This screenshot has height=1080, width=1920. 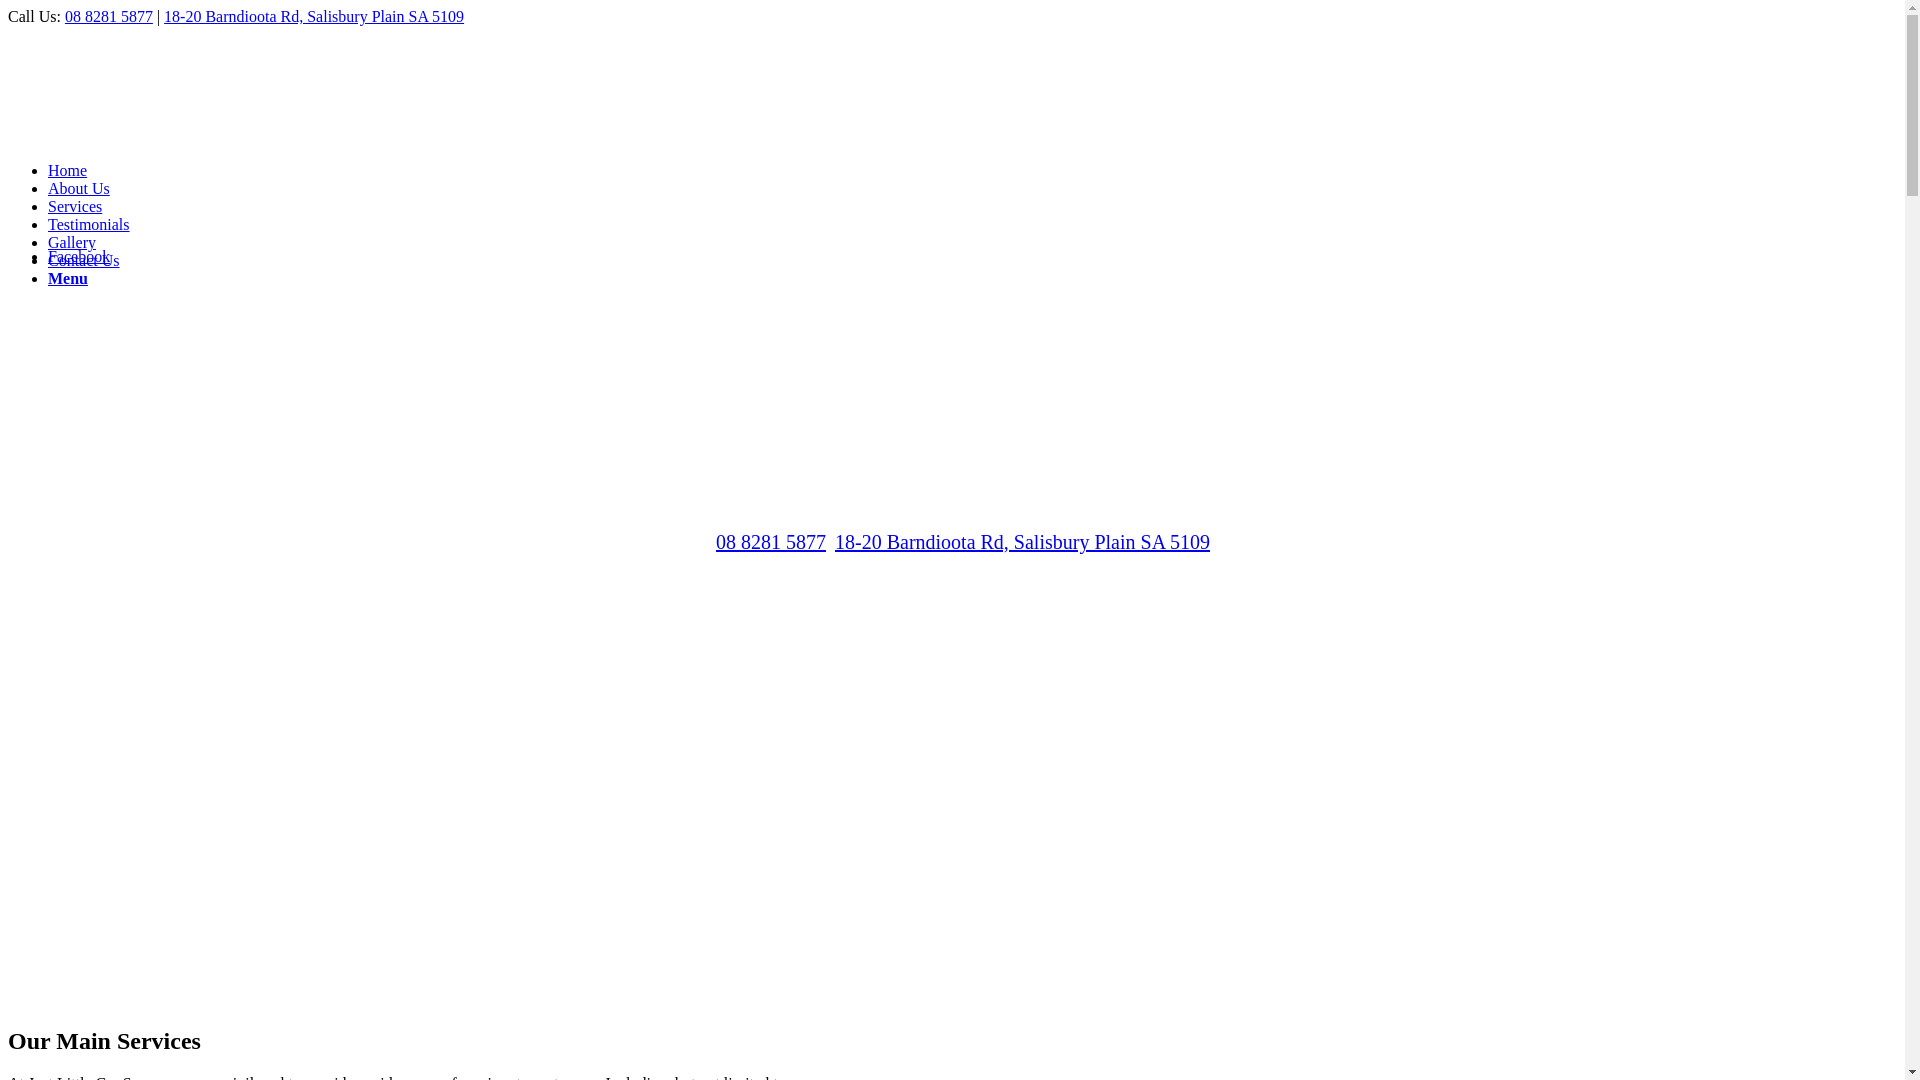 I want to click on 'Services', so click(x=75, y=206).